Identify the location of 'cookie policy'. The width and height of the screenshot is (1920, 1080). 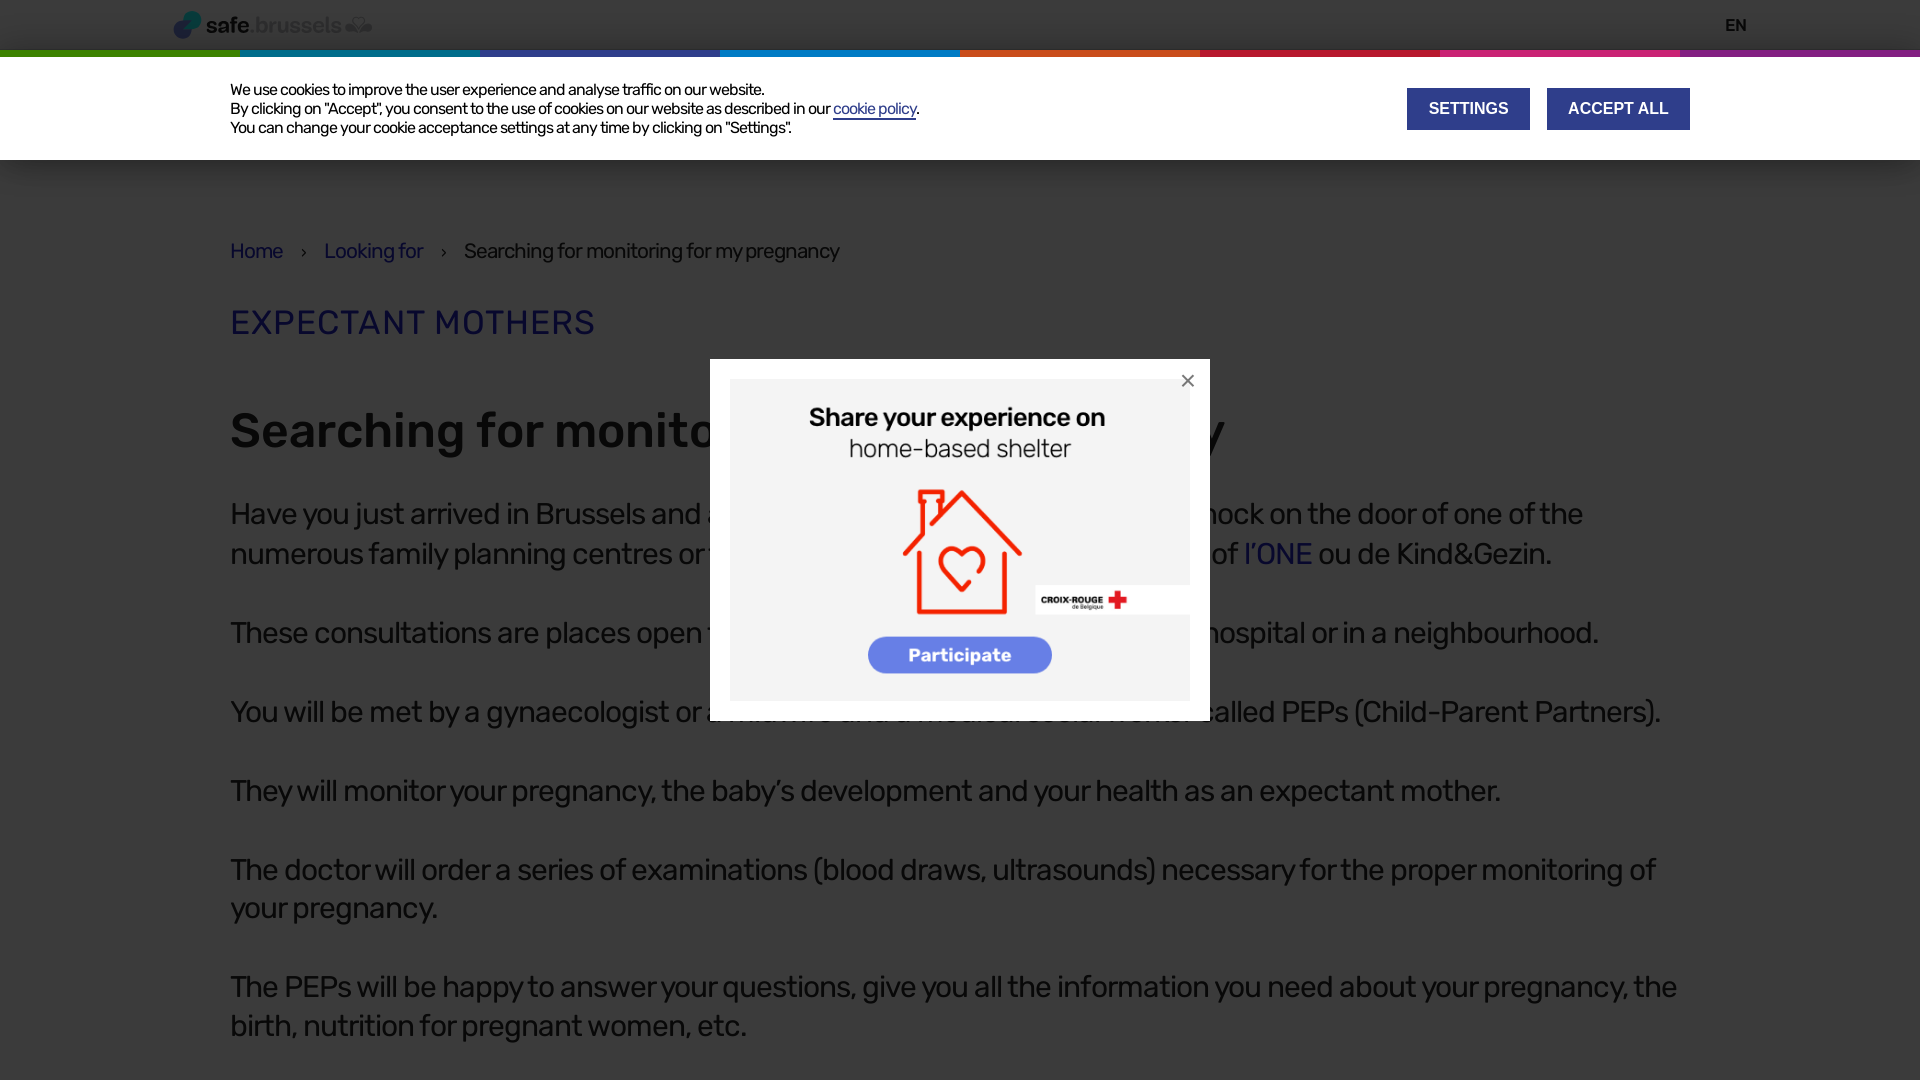
(874, 109).